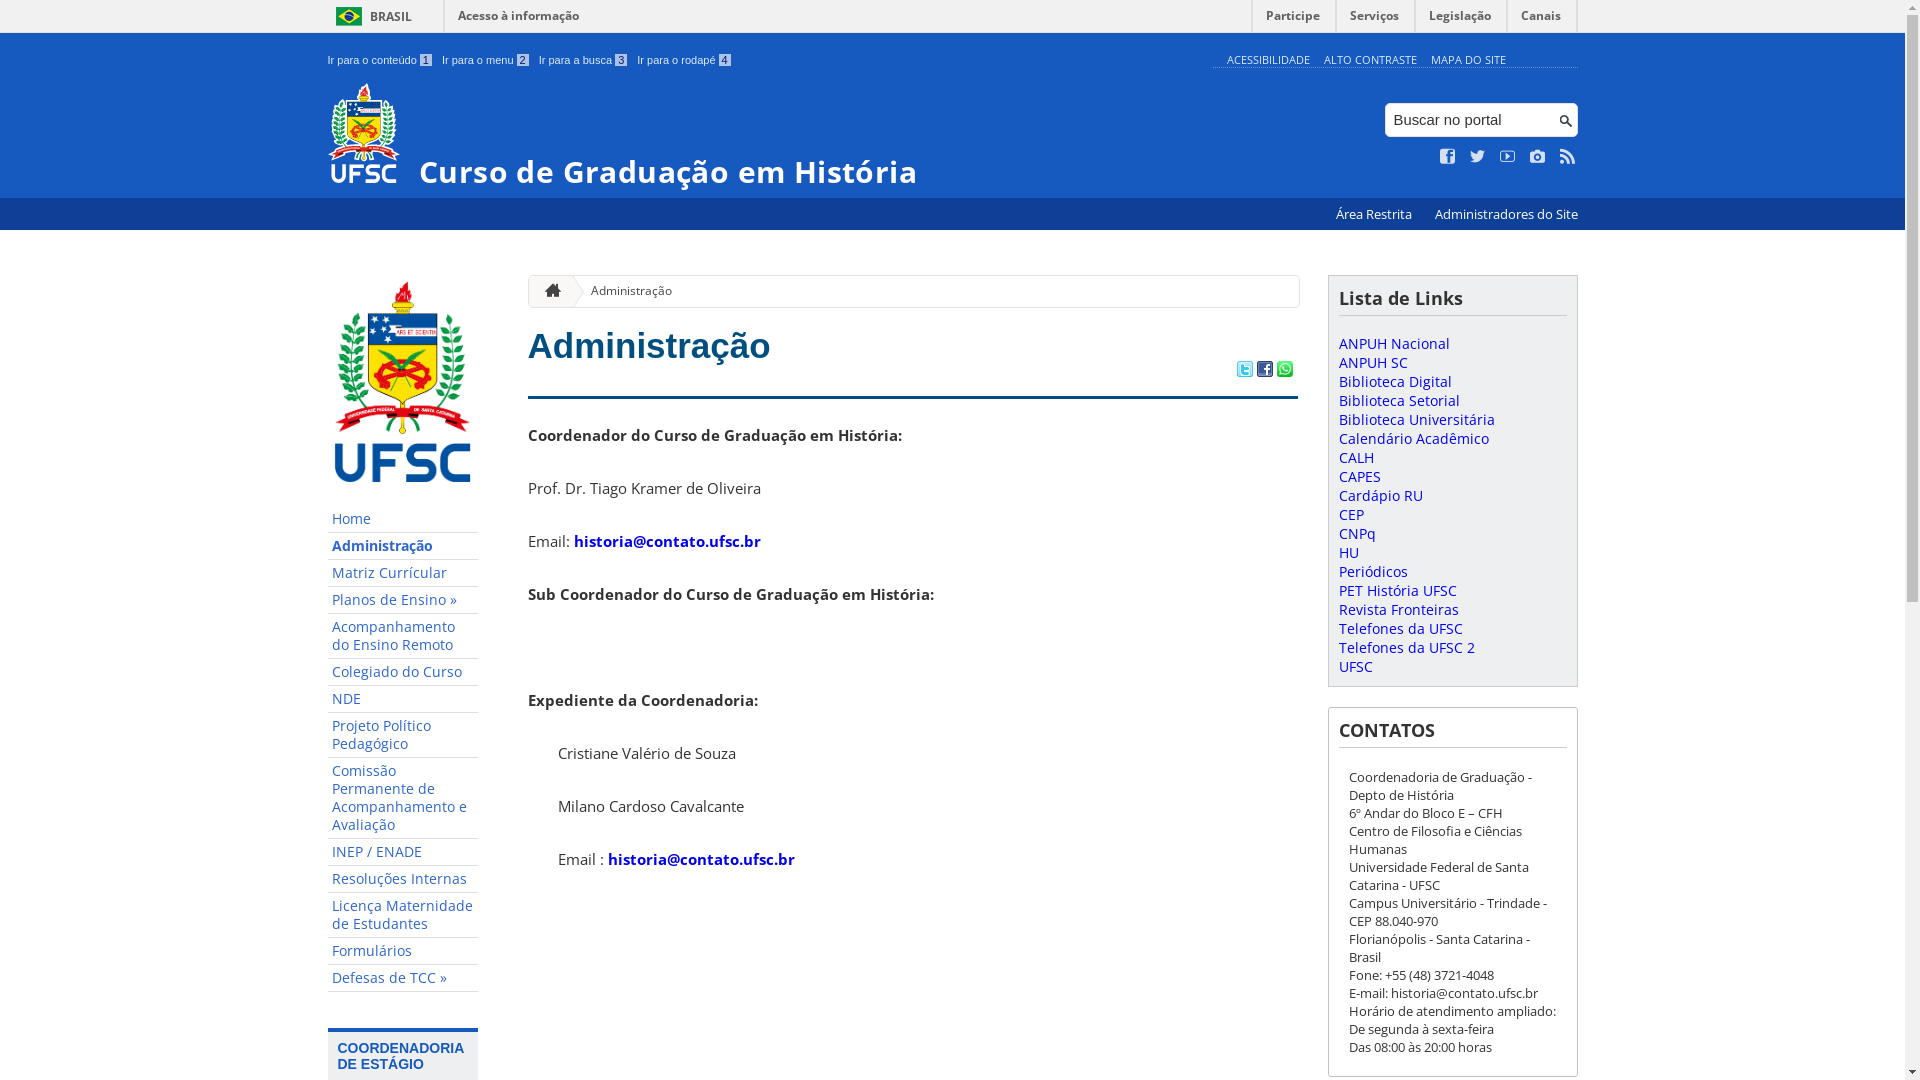 This screenshot has height=1080, width=1920. I want to click on 'Compartilhar no WhatsApp', so click(1283, 370).